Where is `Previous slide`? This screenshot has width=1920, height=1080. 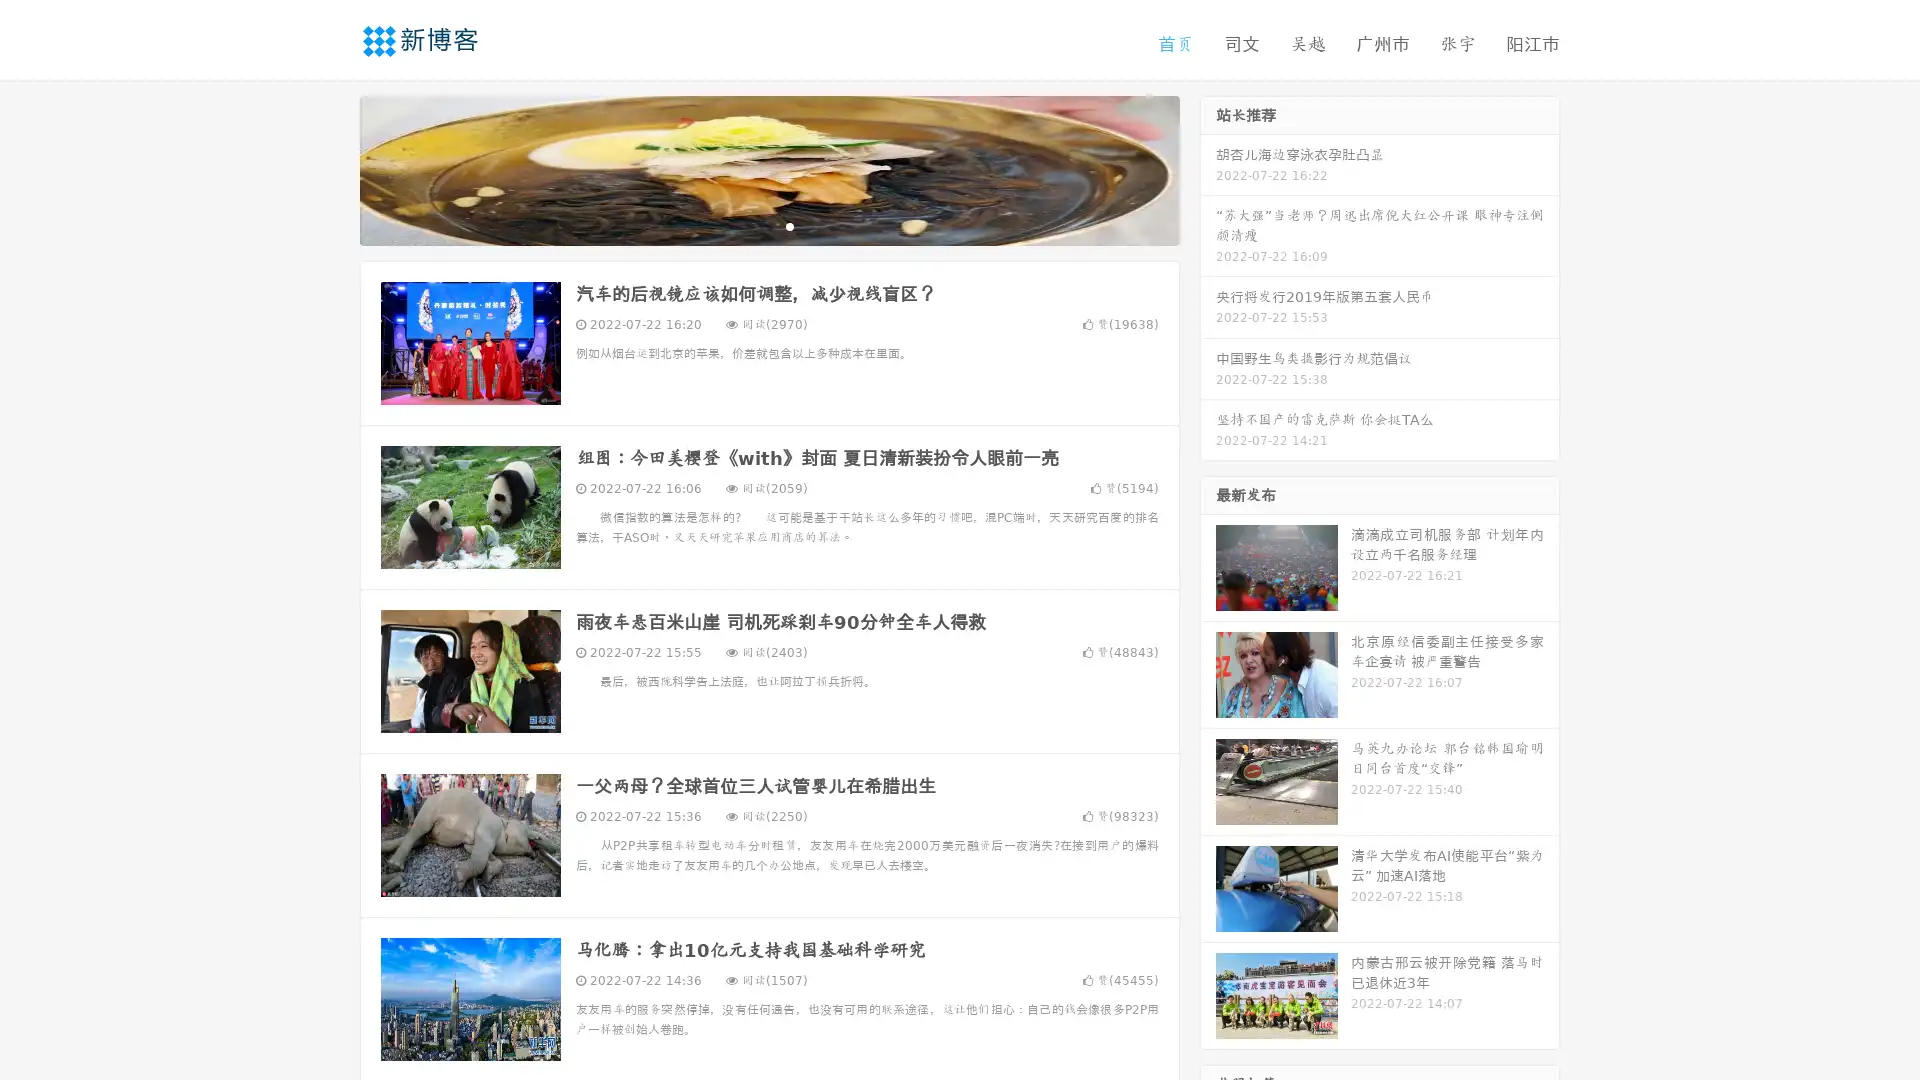
Previous slide is located at coordinates (330, 168).